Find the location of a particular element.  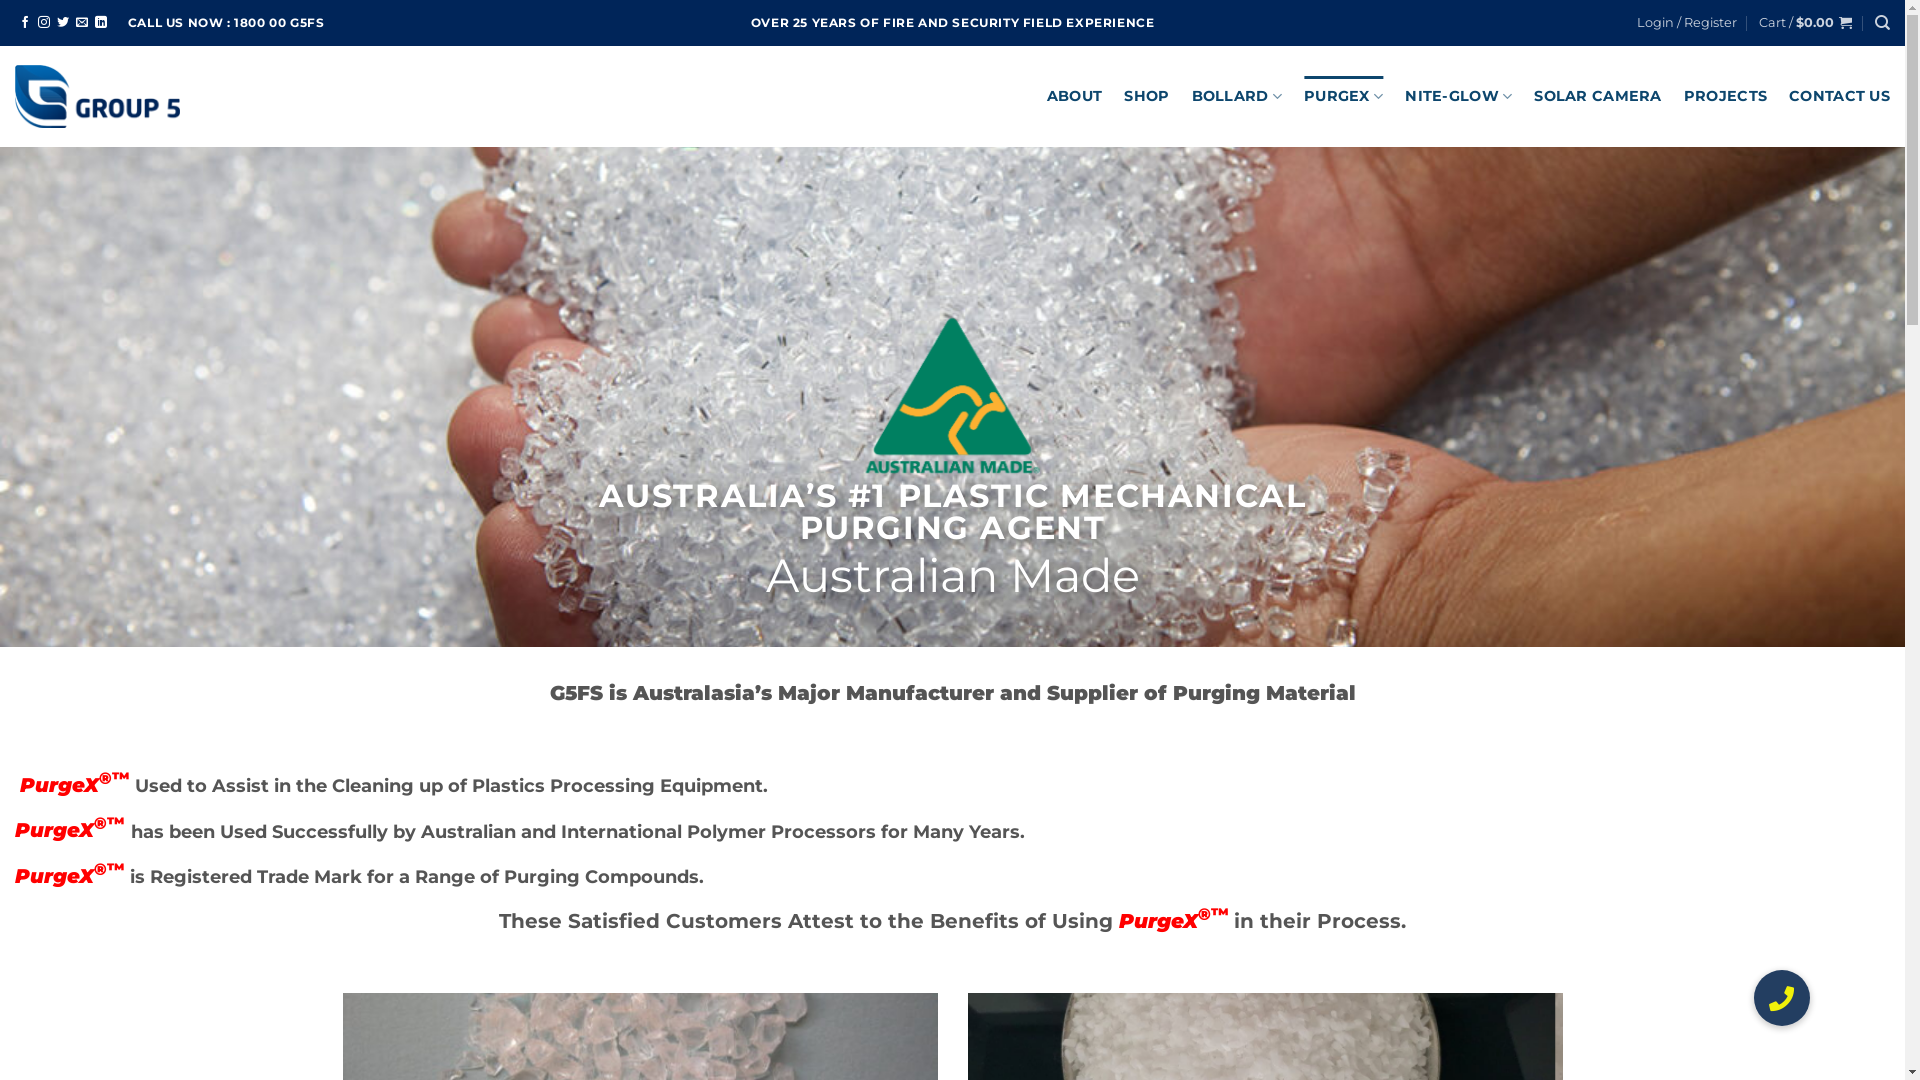

'PURGEX' is located at coordinates (1343, 96).